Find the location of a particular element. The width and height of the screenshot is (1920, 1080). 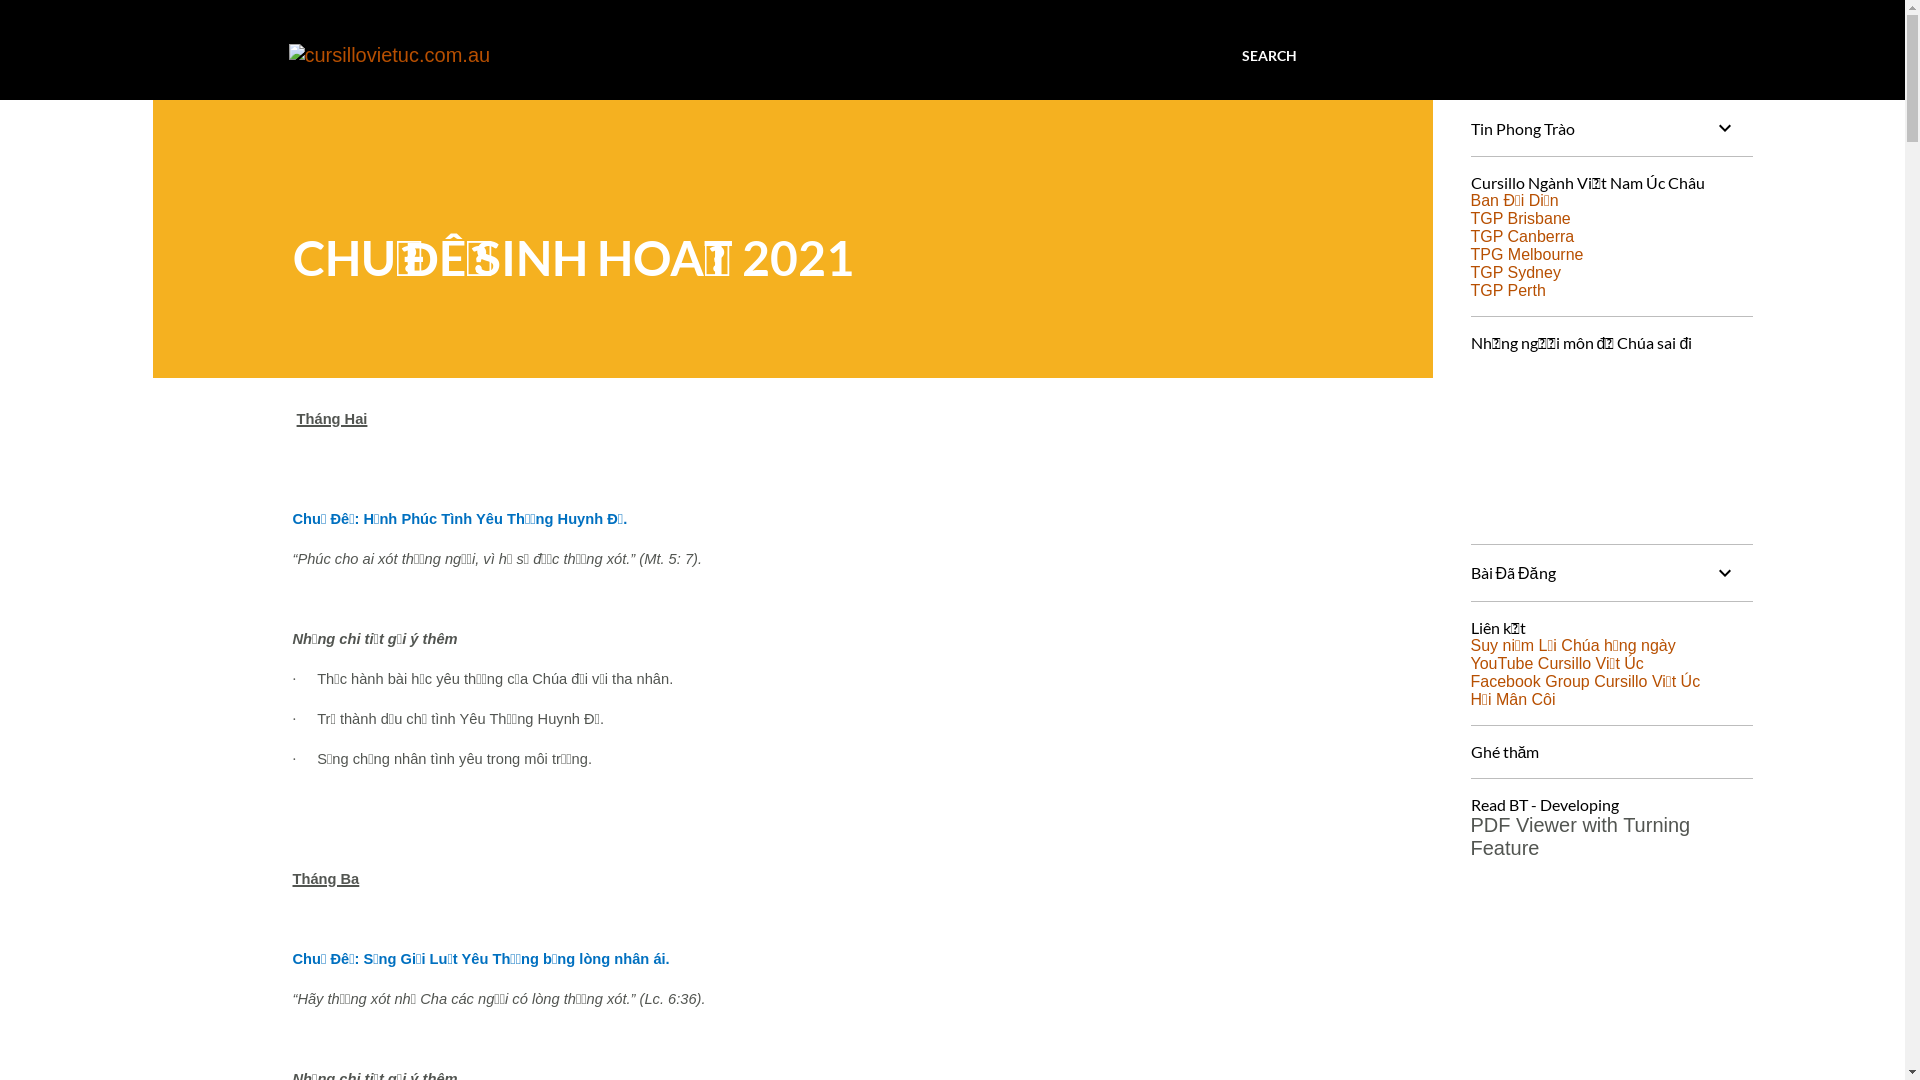

'SEARCH' is located at coordinates (1268, 55).